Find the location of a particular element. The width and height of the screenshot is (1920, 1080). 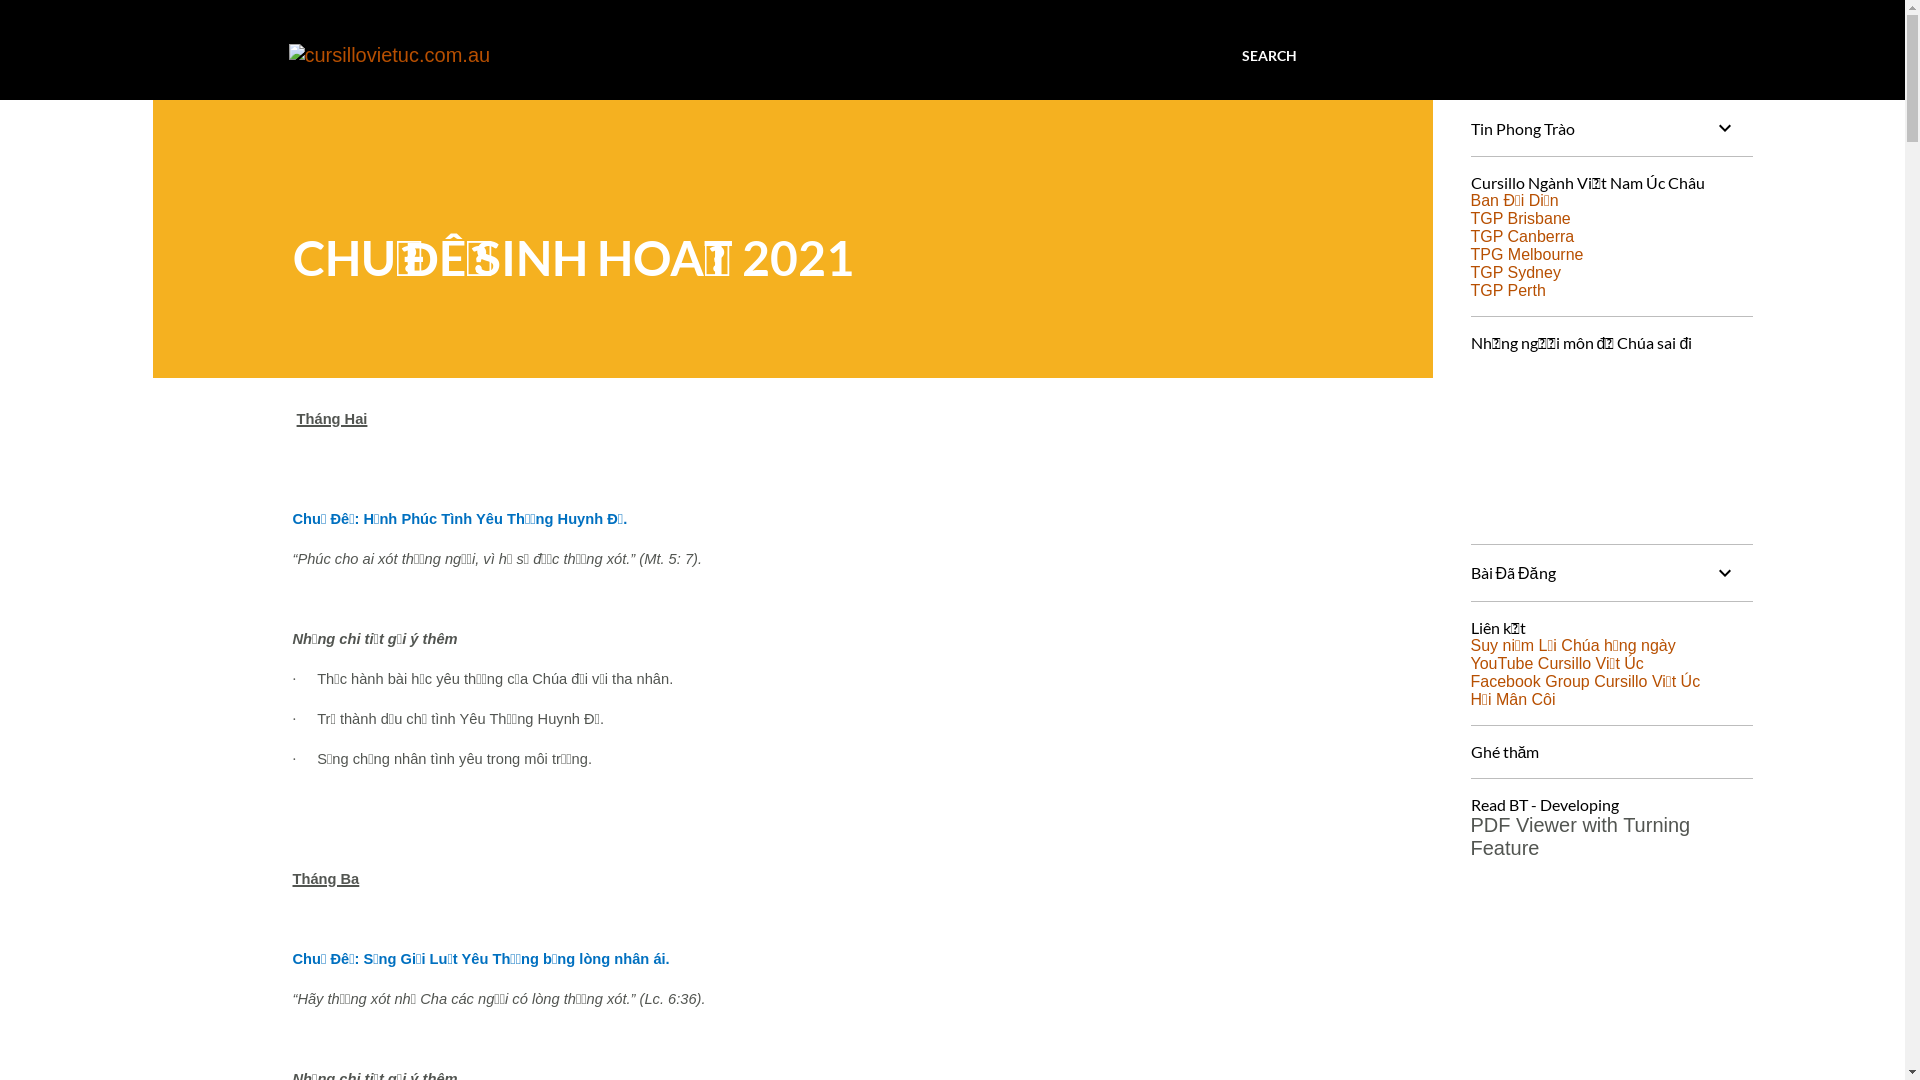

'SEARCH' is located at coordinates (1268, 55).